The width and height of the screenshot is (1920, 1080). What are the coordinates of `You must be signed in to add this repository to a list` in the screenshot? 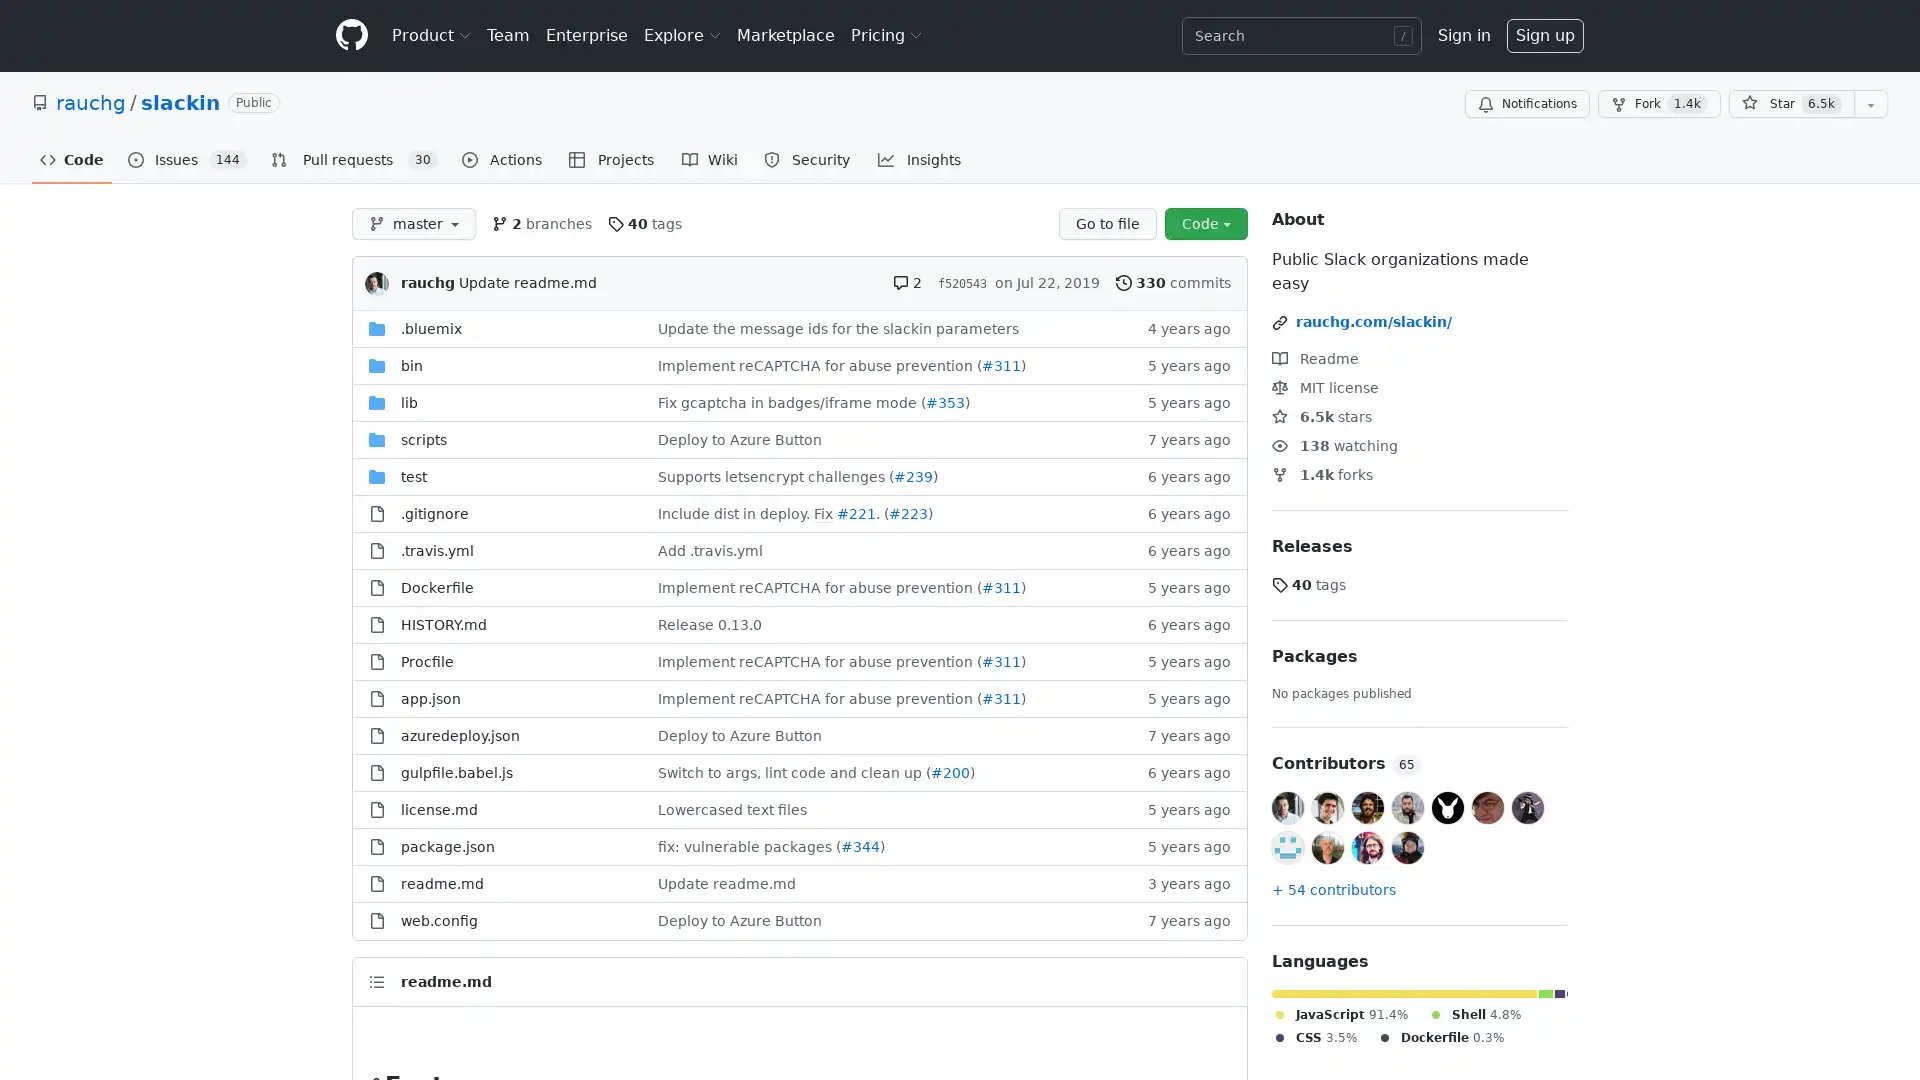 It's located at (1870, 104).